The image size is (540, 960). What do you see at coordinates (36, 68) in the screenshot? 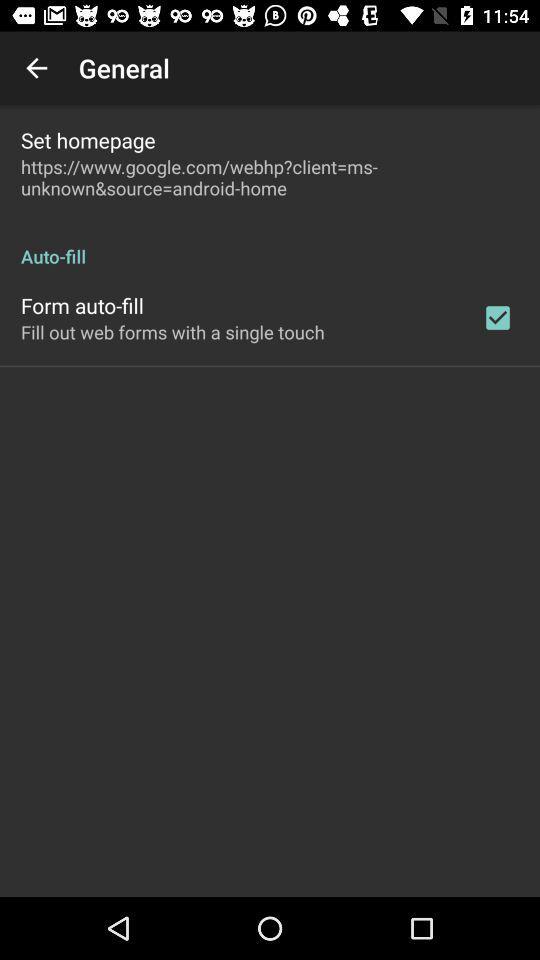
I see `the item above set homepage item` at bounding box center [36, 68].